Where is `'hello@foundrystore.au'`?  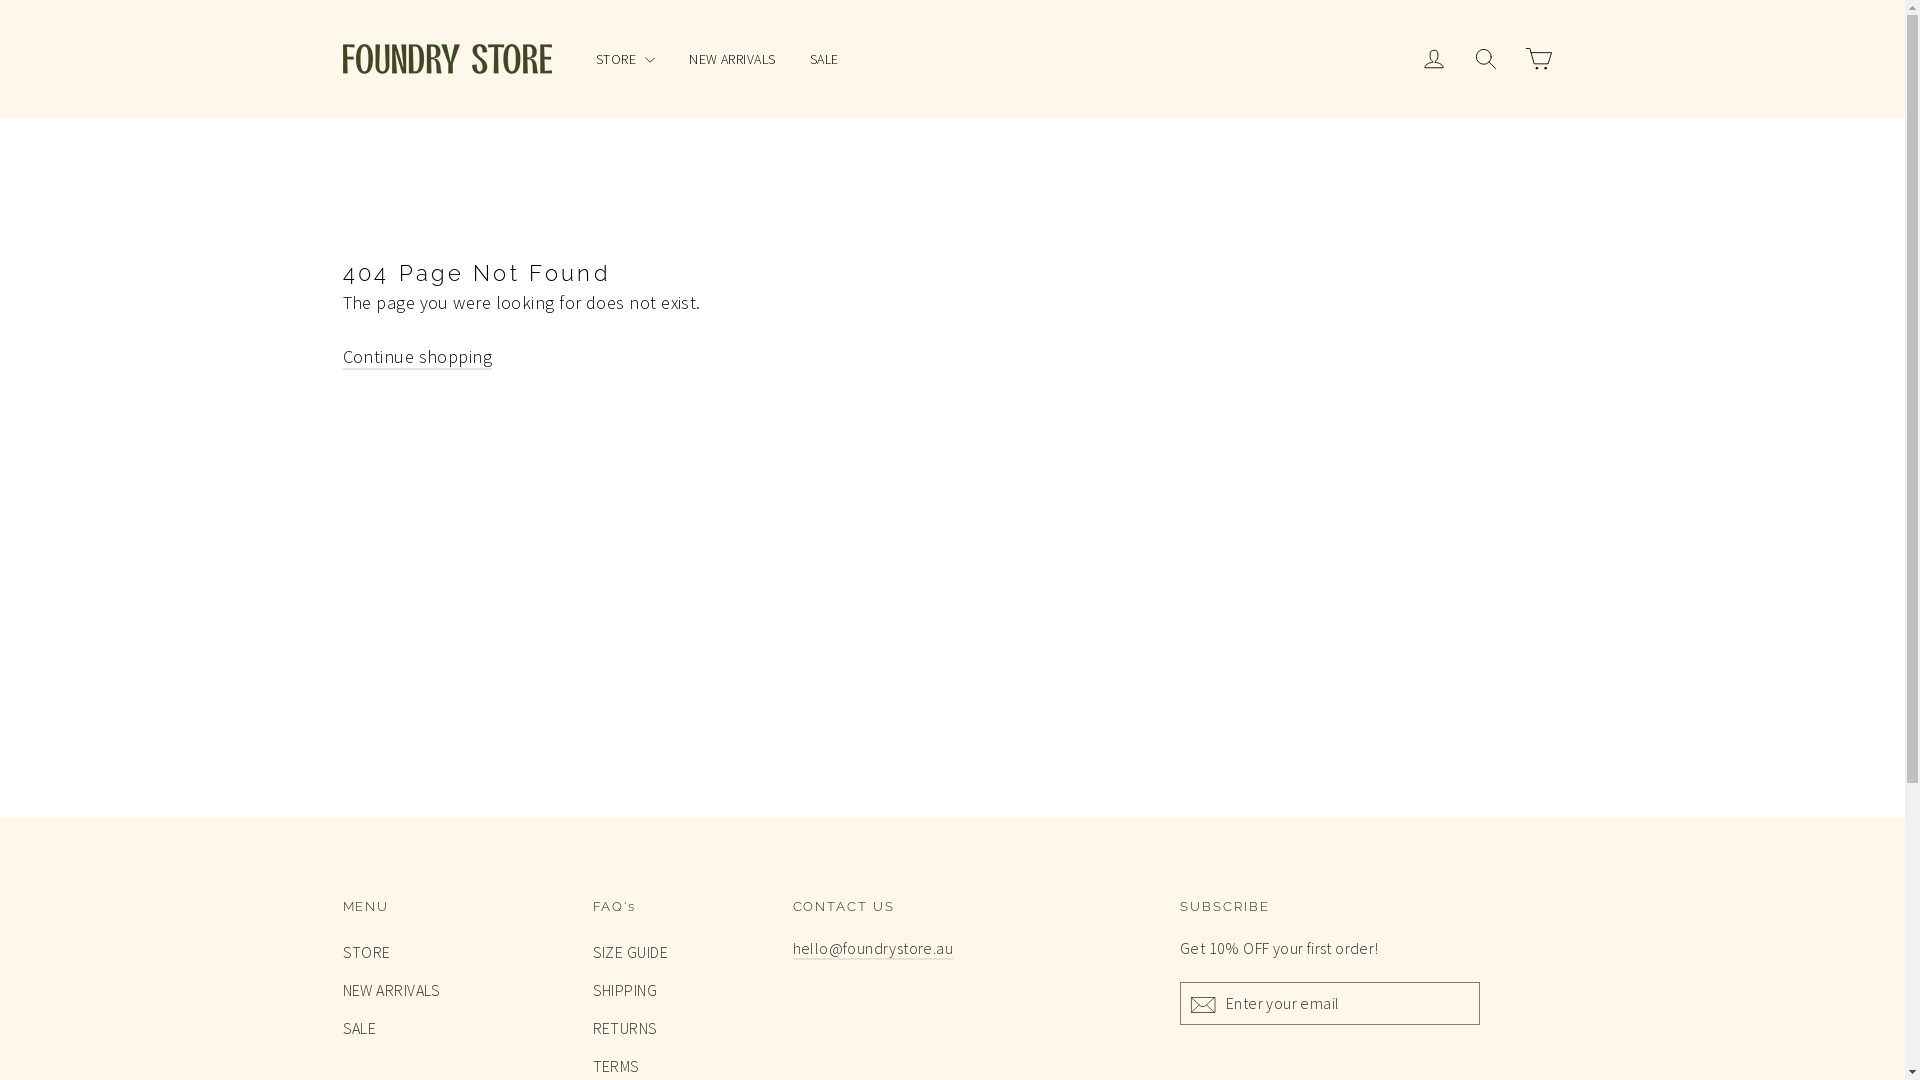
'hello@foundrystore.au' is located at coordinates (791, 947).